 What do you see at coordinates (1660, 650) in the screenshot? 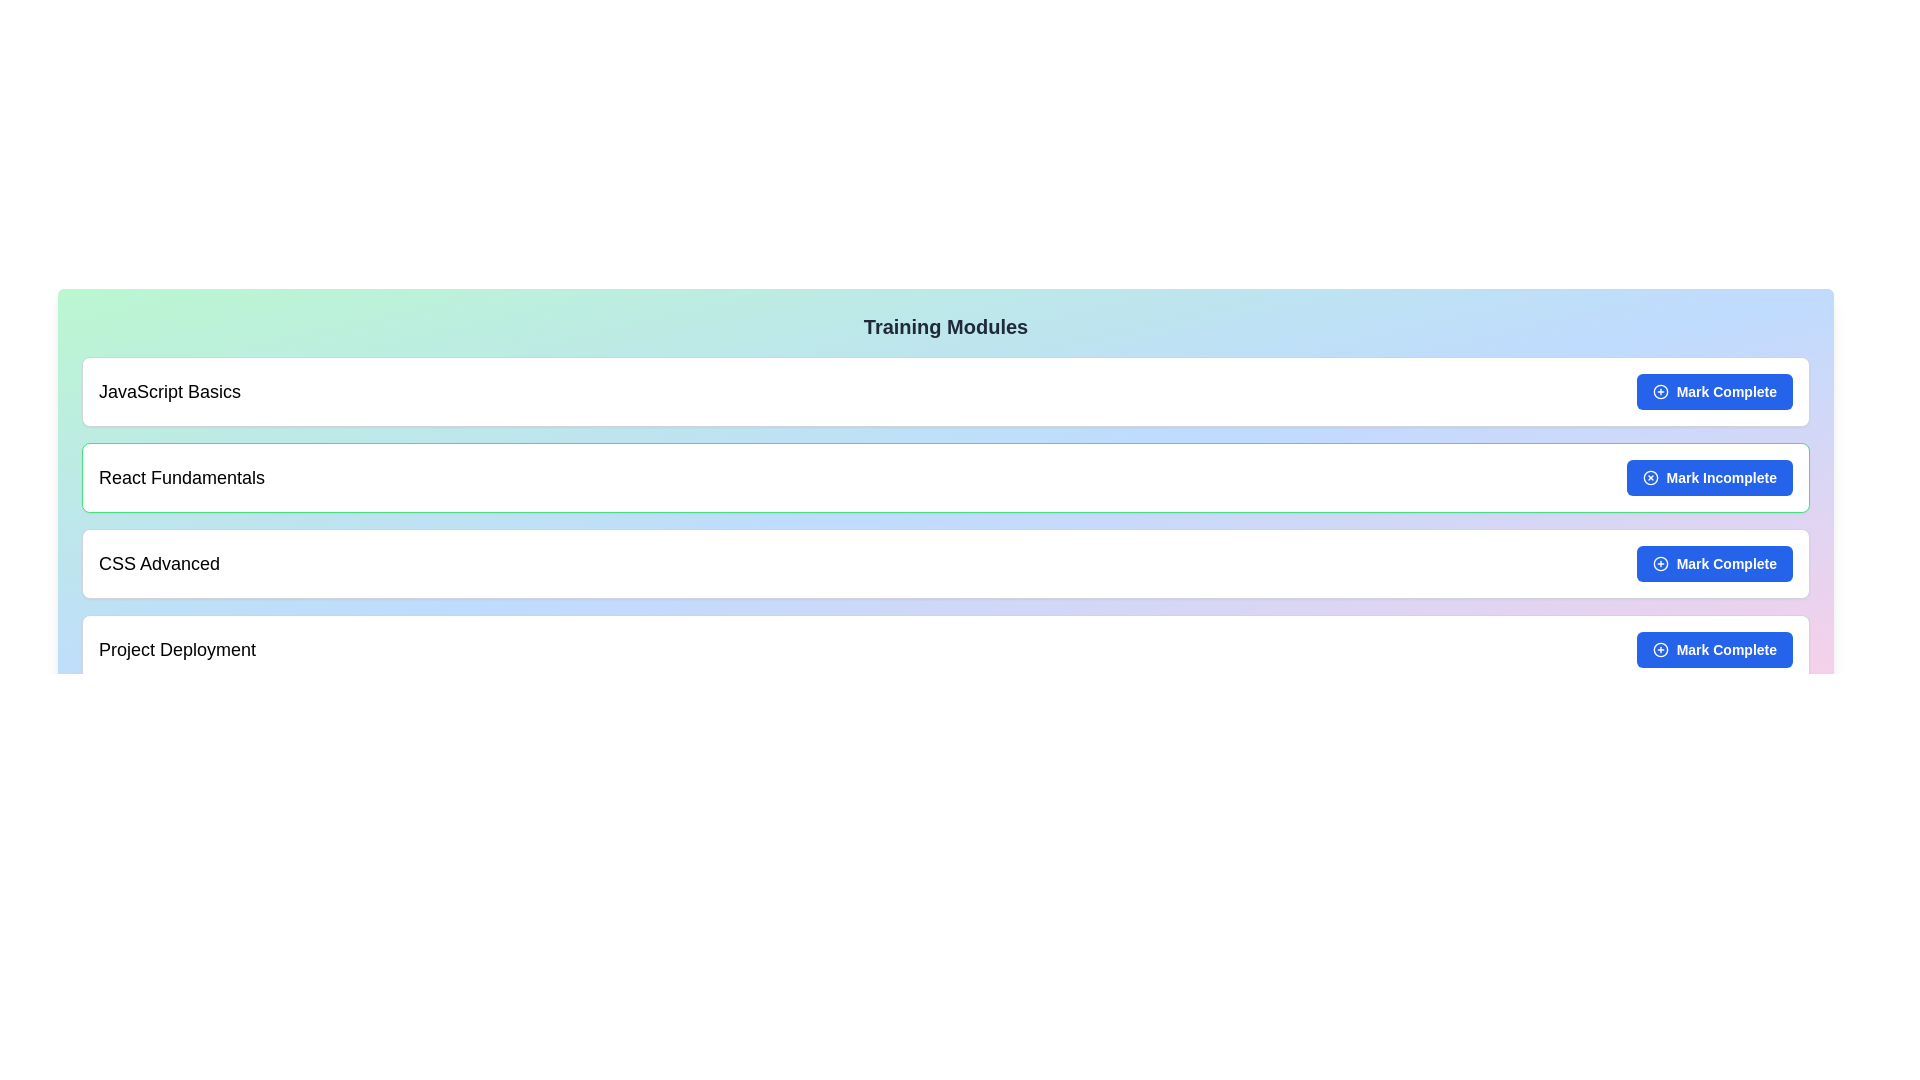
I see `circular '+' icon with a blue outline and white background, located to the left of the 'Mark Complete' text, within the button for 'Project Deployment'` at bounding box center [1660, 650].